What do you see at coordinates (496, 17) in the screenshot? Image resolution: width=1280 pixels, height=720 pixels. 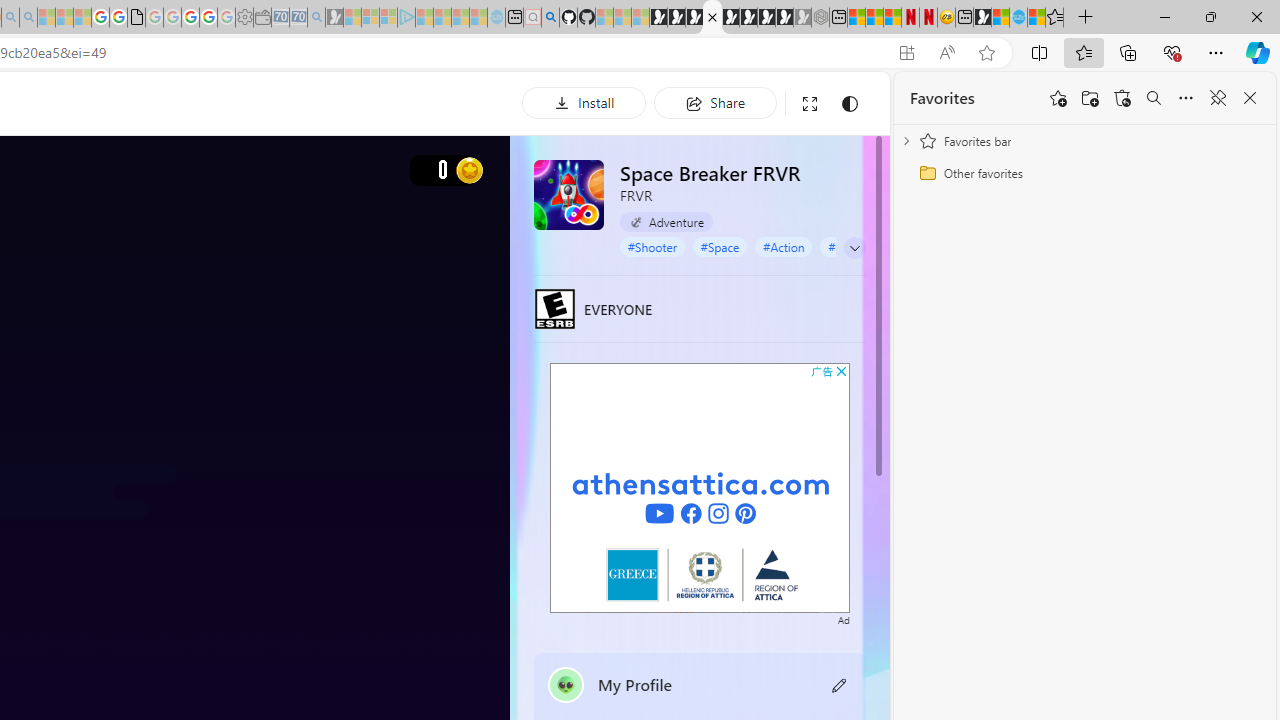 I see `'Home | Sky Blue Bikes - Sky Blue Bikes - Sleeping'` at bounding box center [496, 17].